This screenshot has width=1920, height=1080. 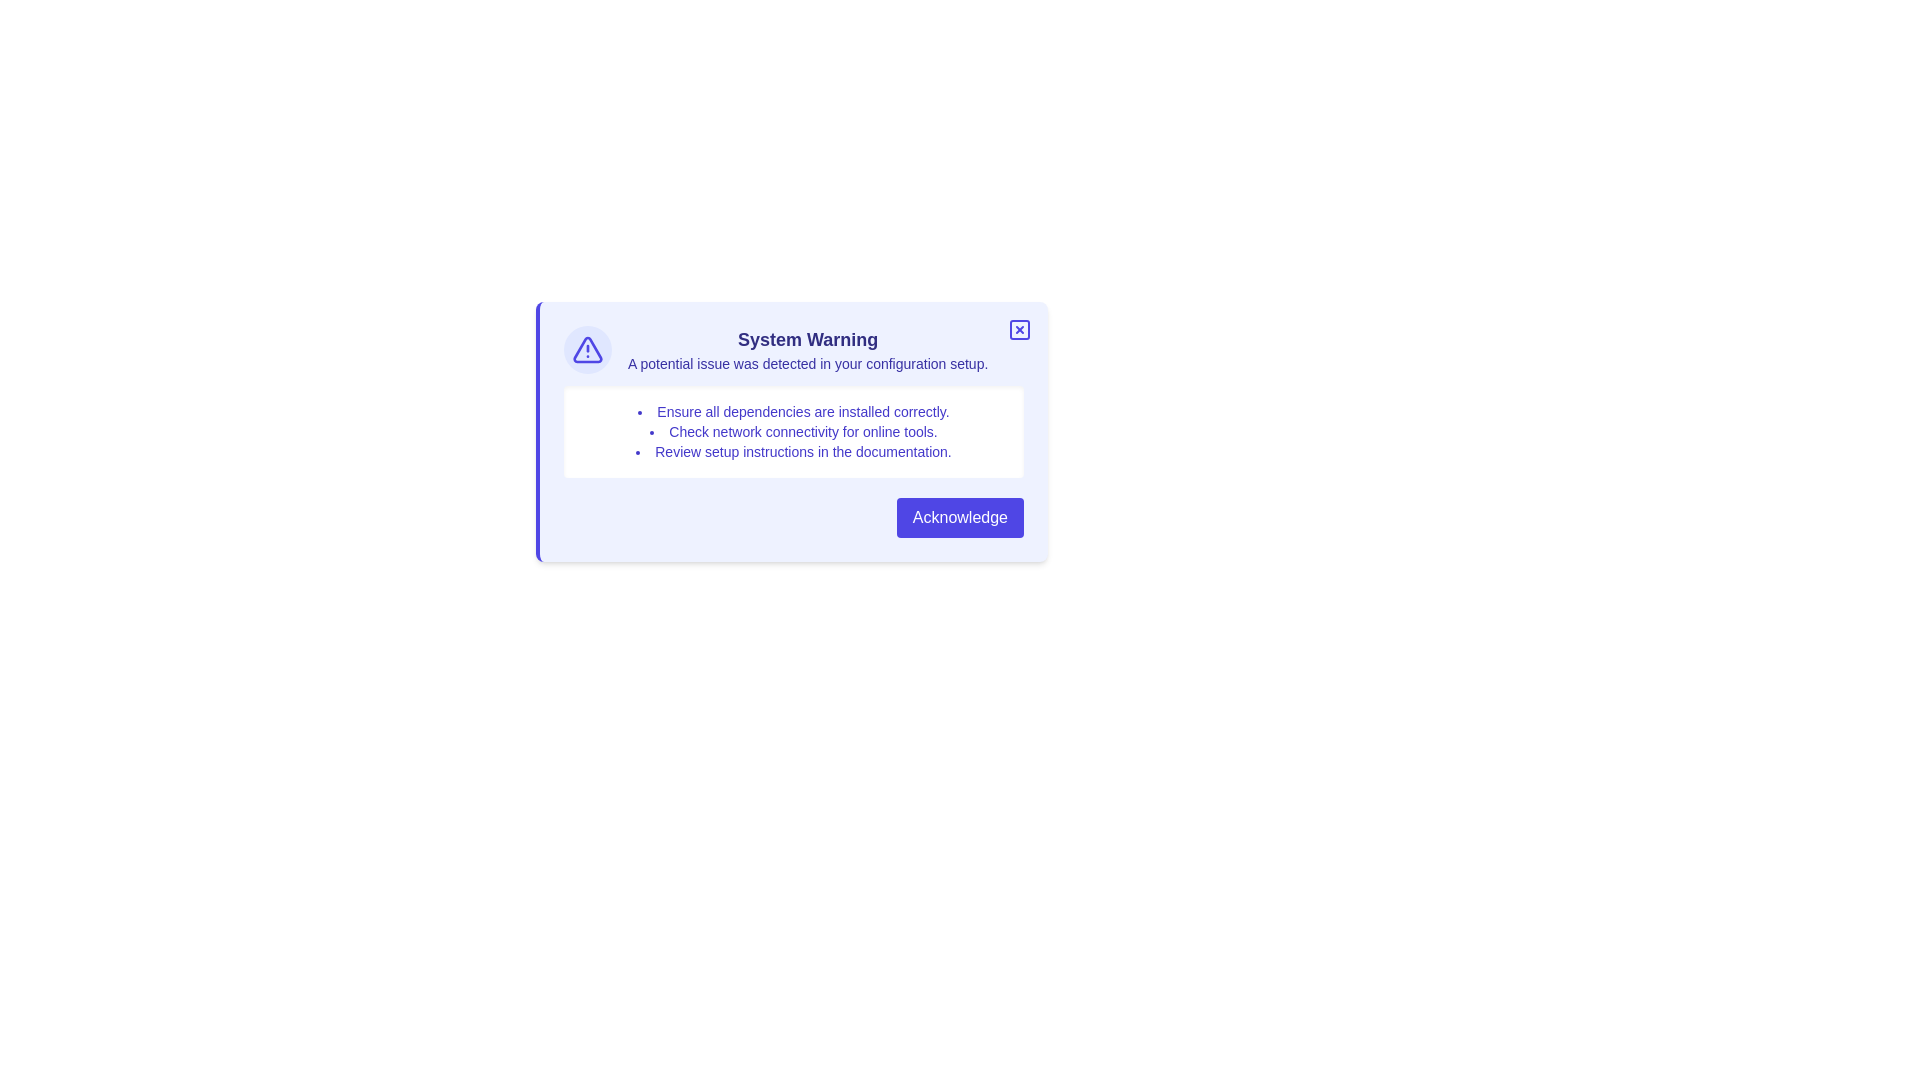 I want to click on close button located at the top-right corner of the alert, so click(x=1019, y=329).